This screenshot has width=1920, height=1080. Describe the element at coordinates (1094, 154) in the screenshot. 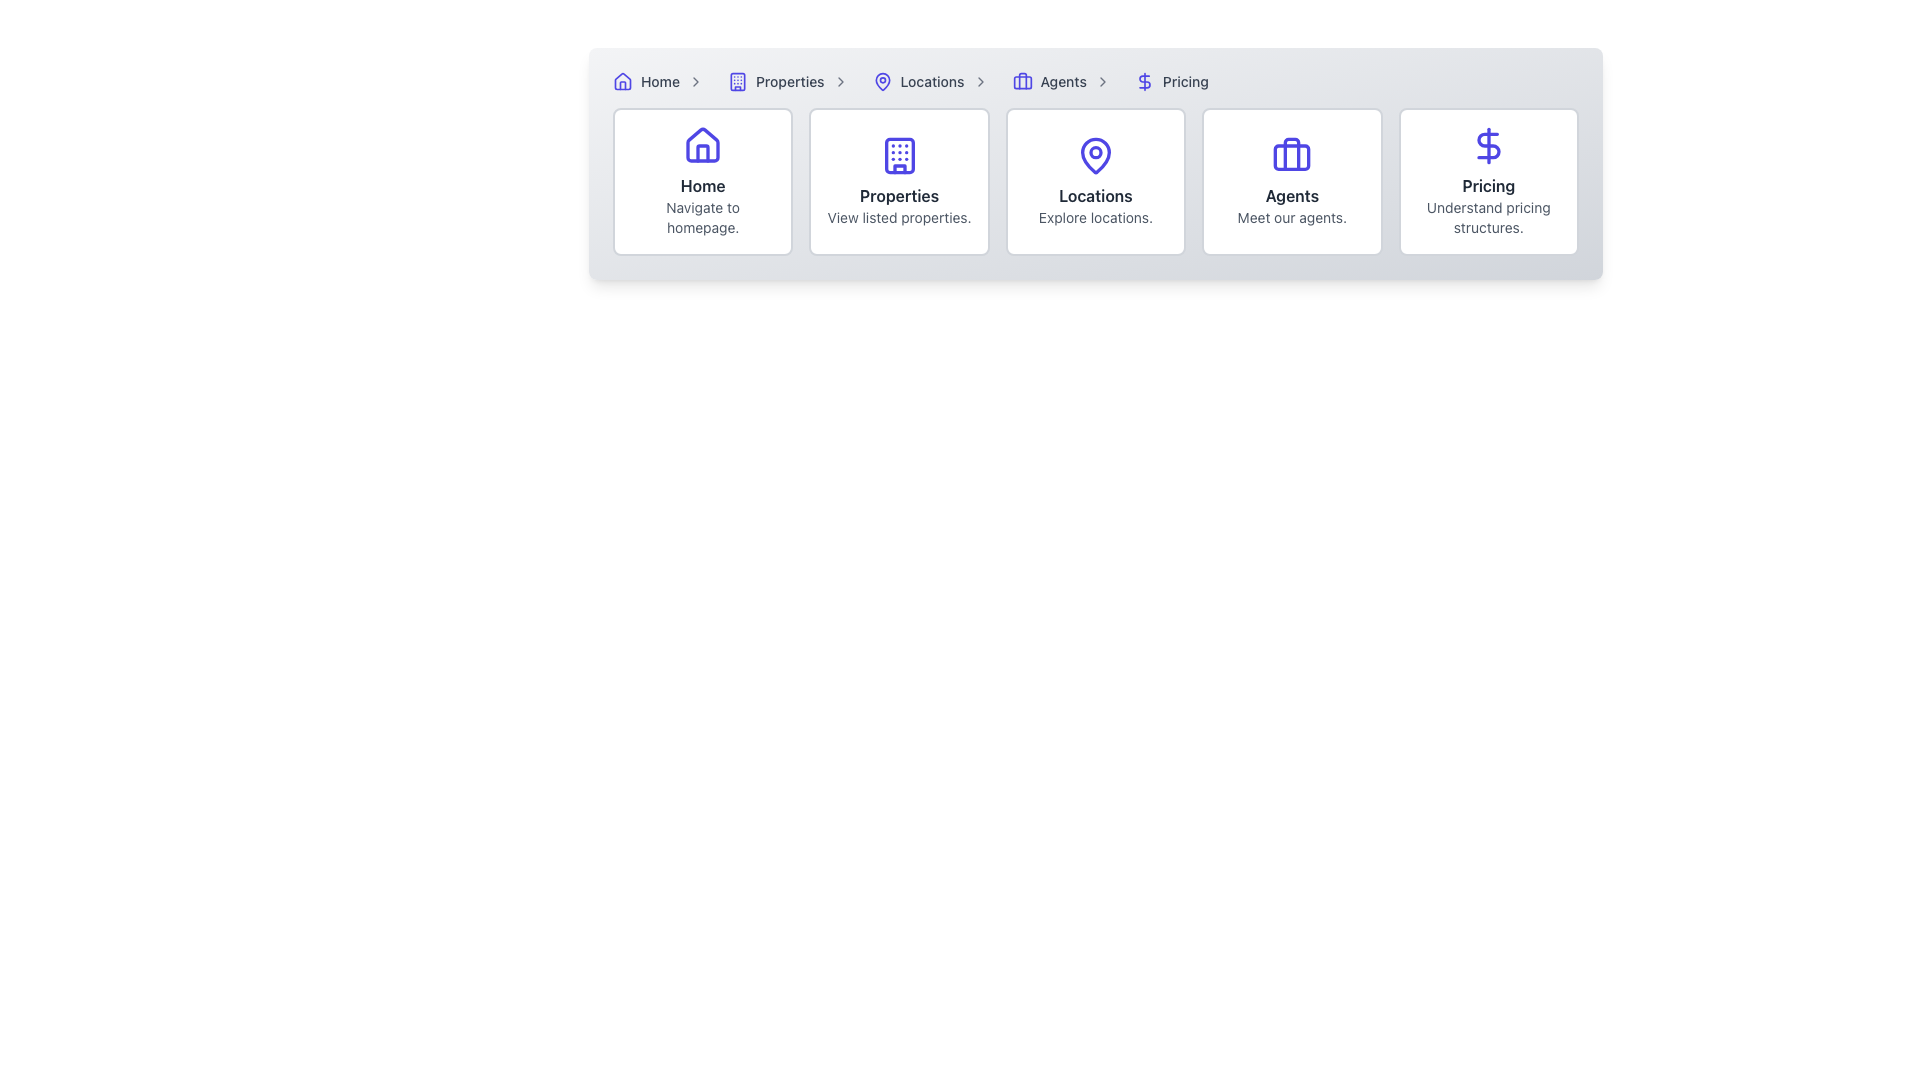

I see `the violet-colored map pin icon located at the top center of the 'Locations' card, which is the third card from the left in a menu bar` at that location.